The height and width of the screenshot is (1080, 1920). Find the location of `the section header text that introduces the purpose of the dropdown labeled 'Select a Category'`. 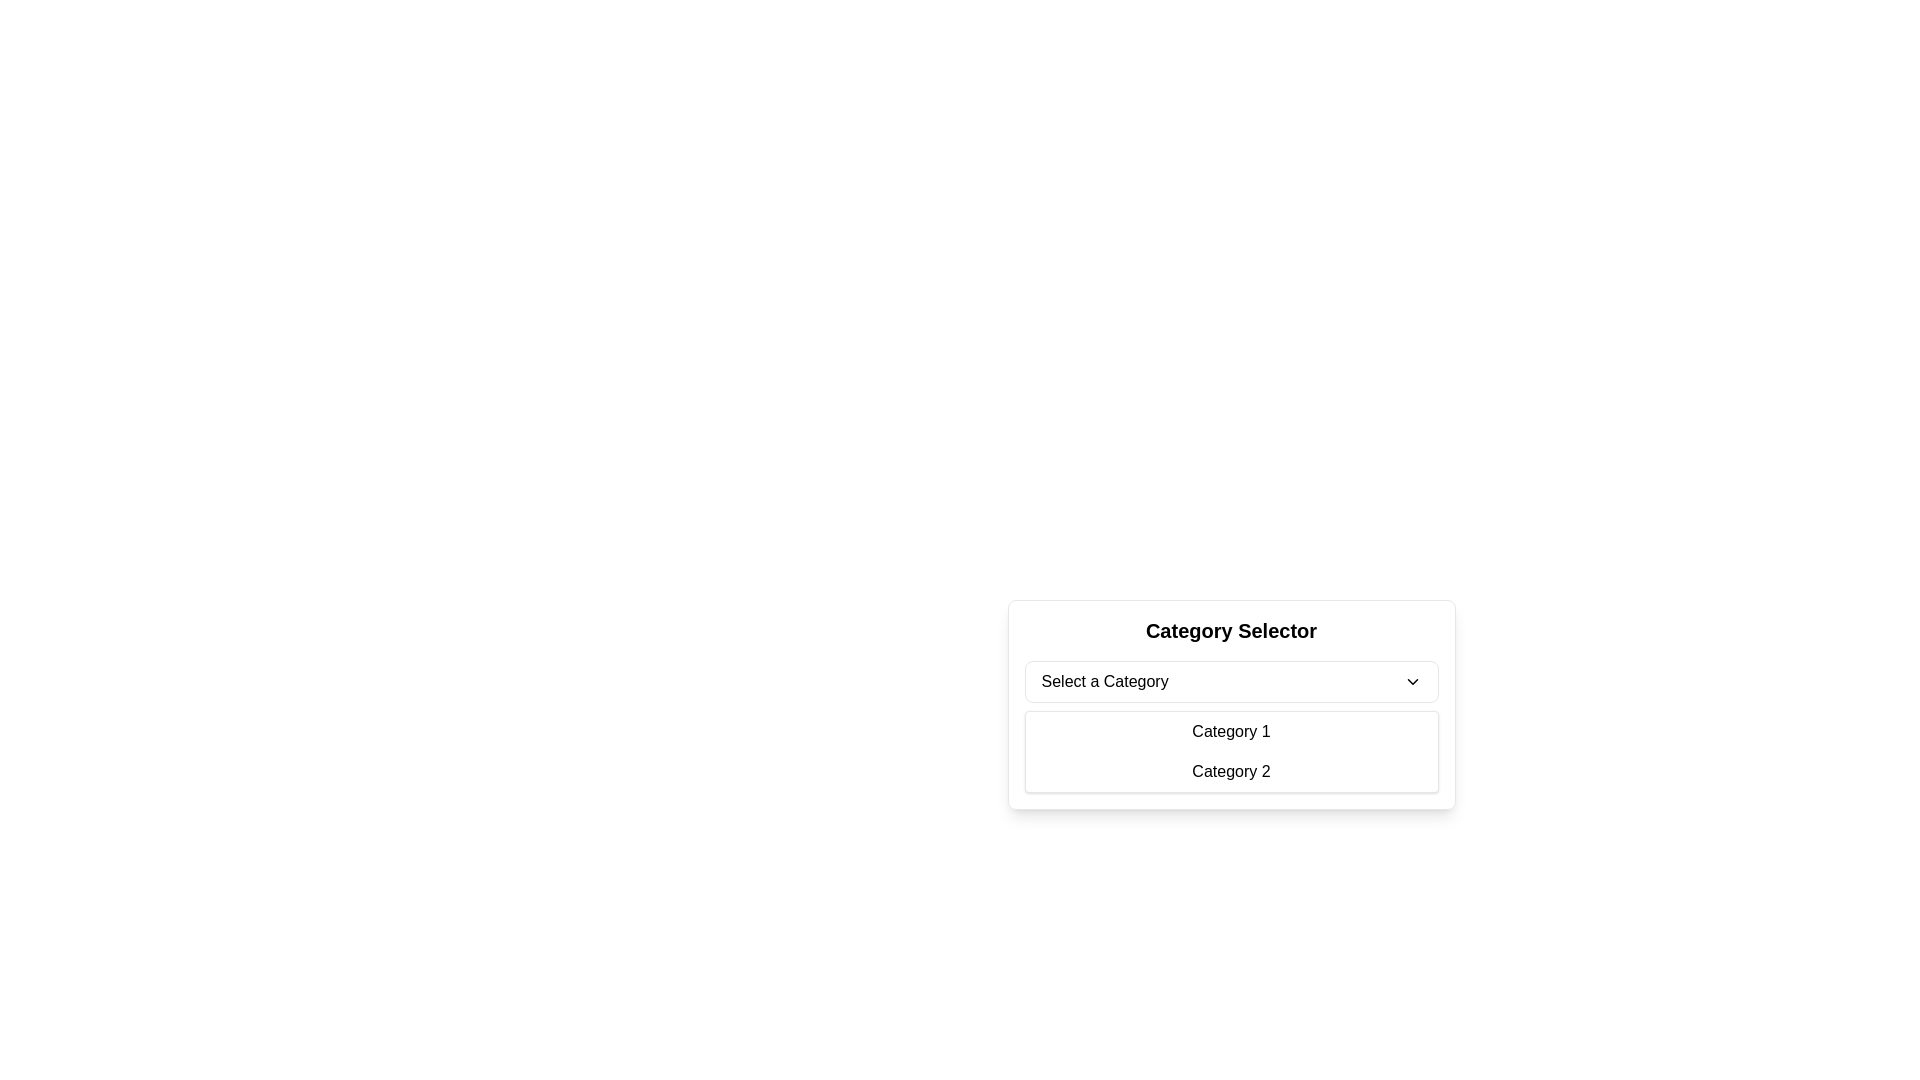

the section header text that introduces the purpose of the dropdown labeled 'Select a Category' is located at coordinates (1230, 631).